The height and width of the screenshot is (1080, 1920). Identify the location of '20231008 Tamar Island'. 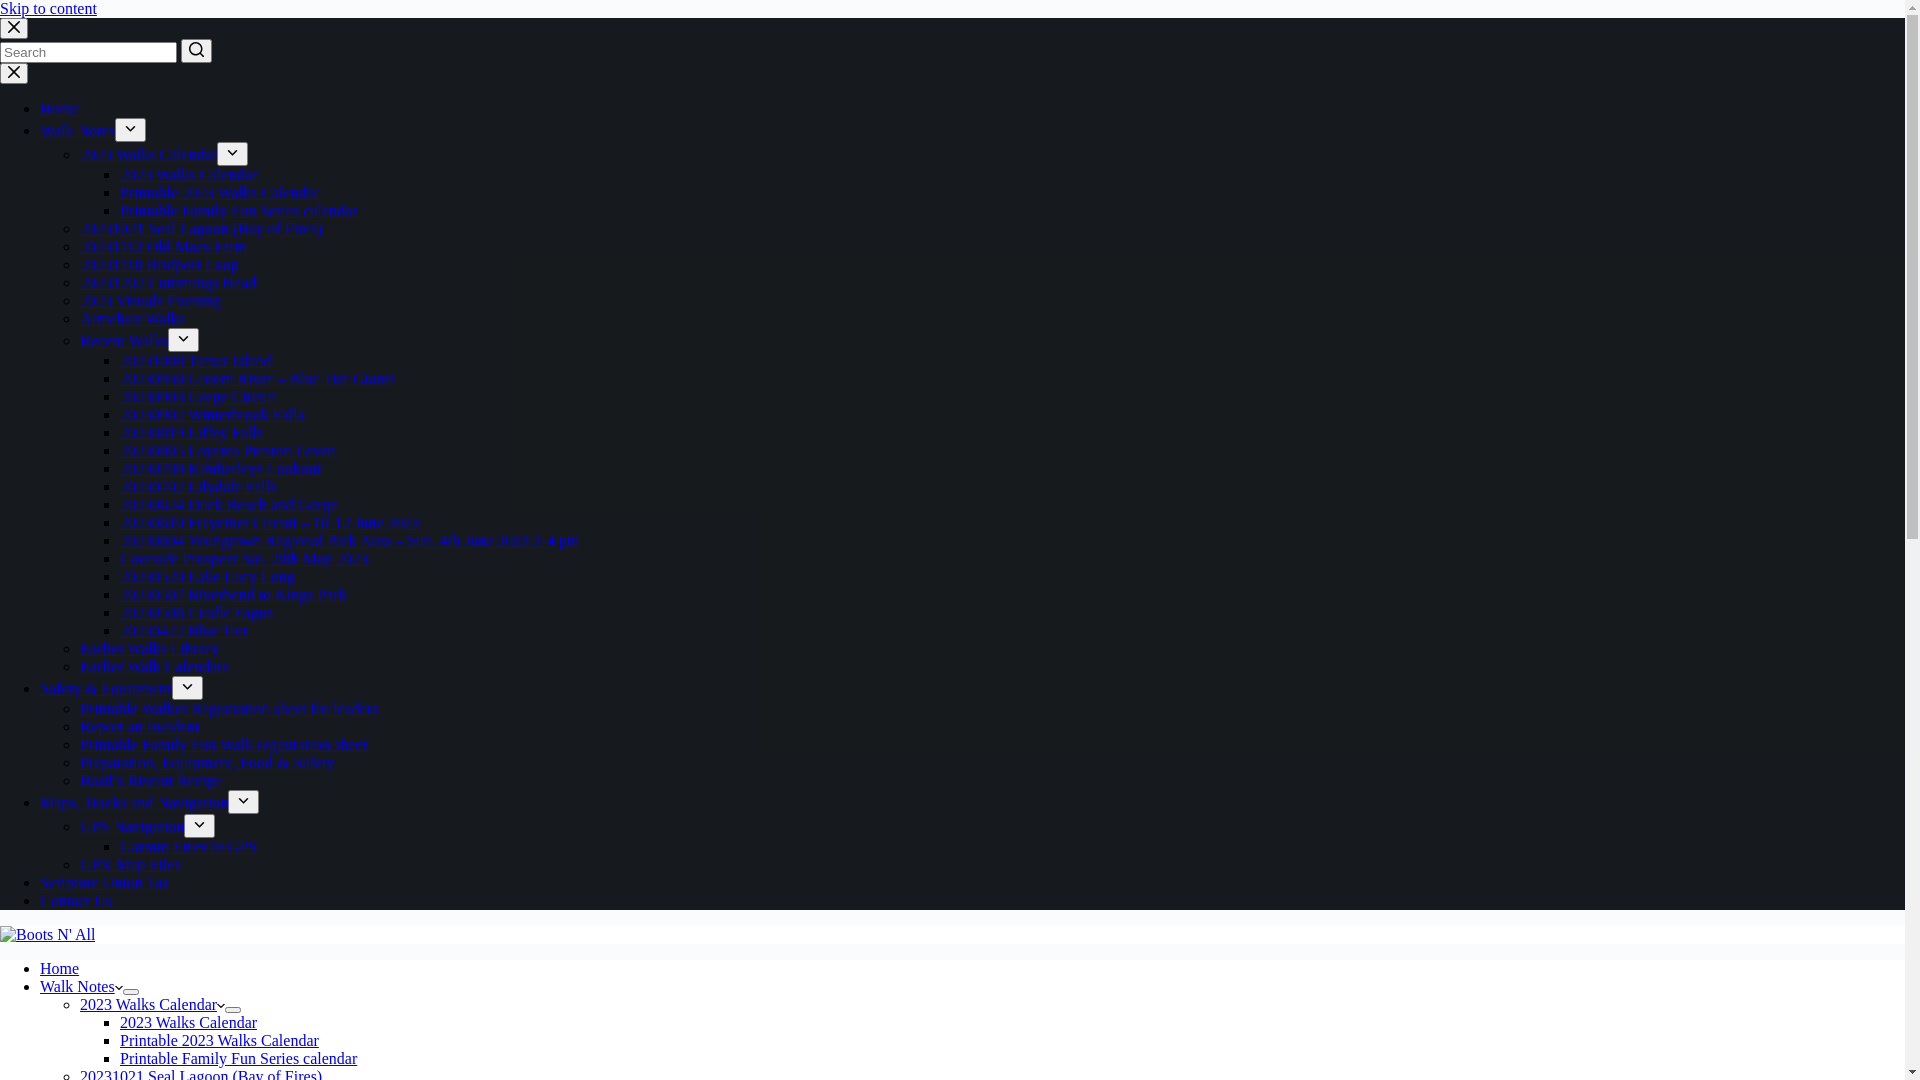
(195, 360).